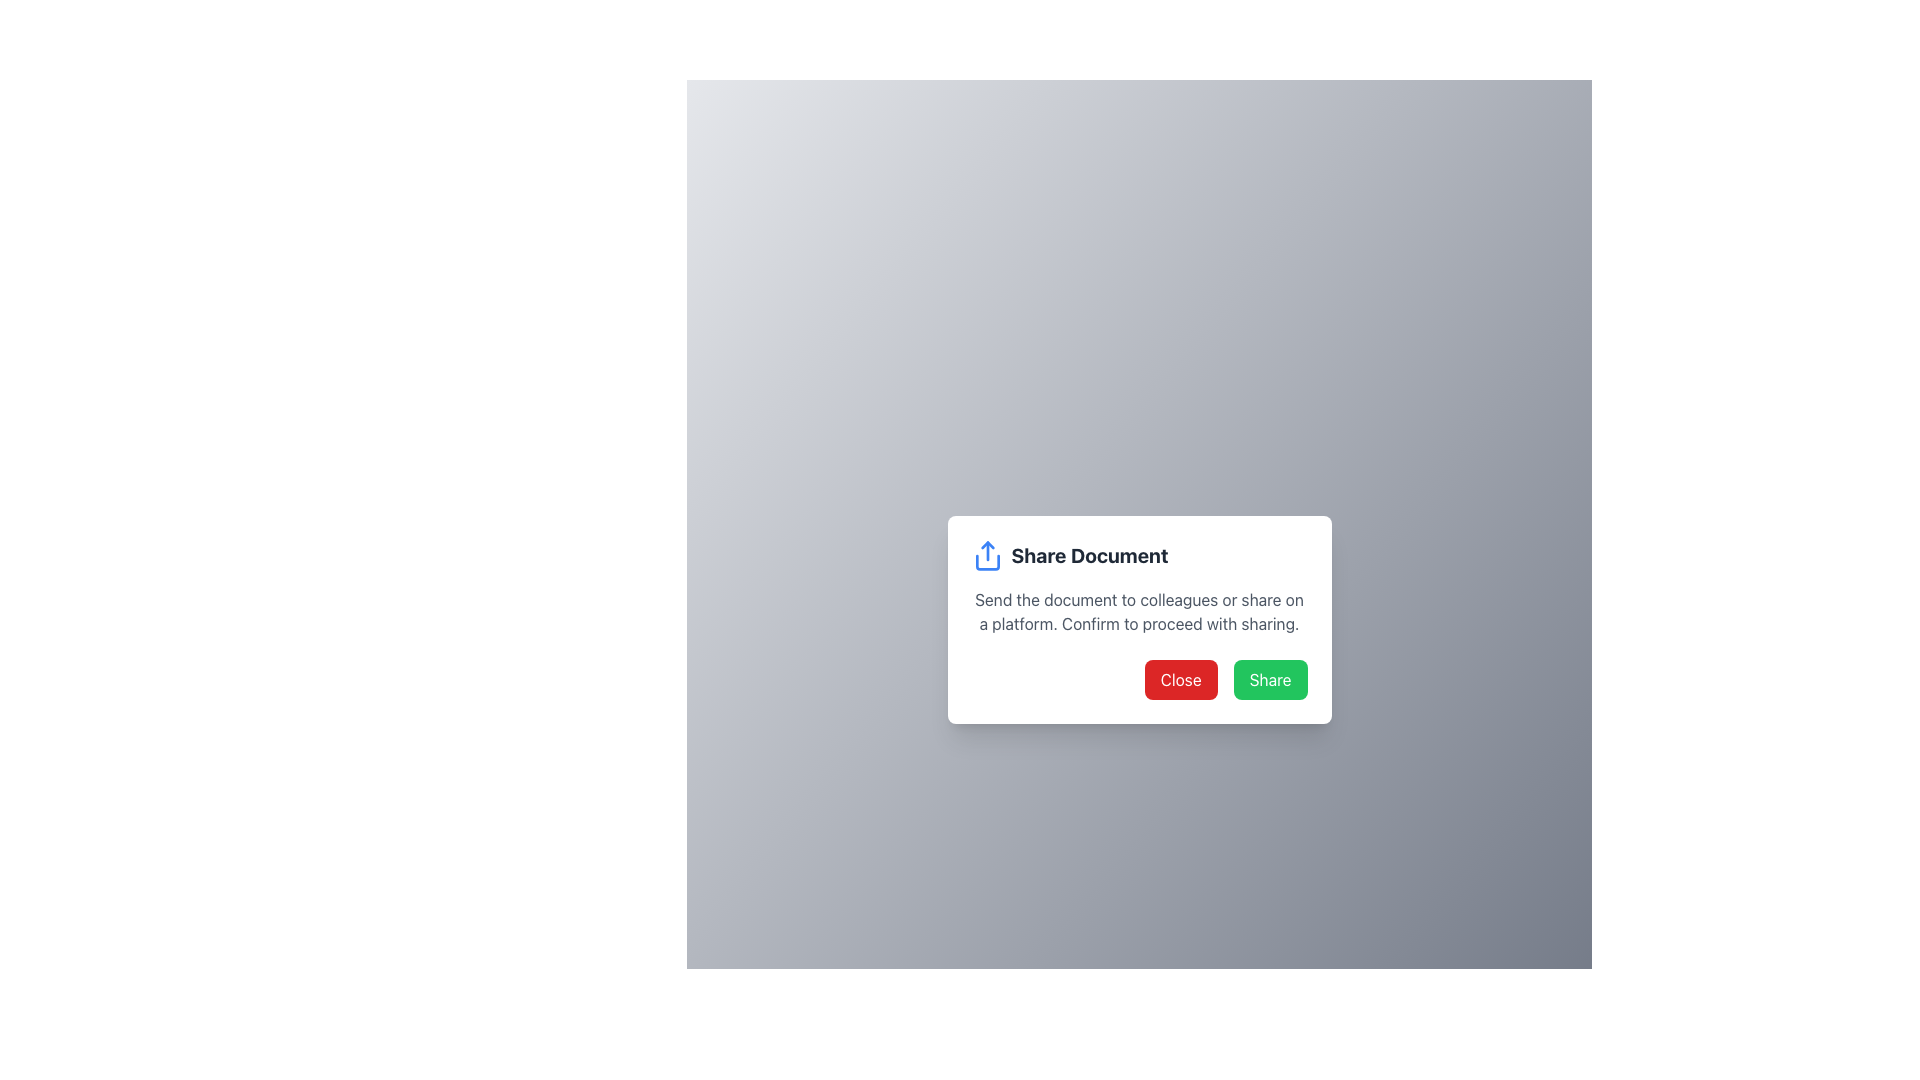 The height and width of the screenshot is (1080, 1920). What do you see at coordinates (1181, 678) in the screenshot?
I see `the 'Close' button located at the bottom-left corner of the dialog box to observe hover effects` at bounding box center [1181, 678].